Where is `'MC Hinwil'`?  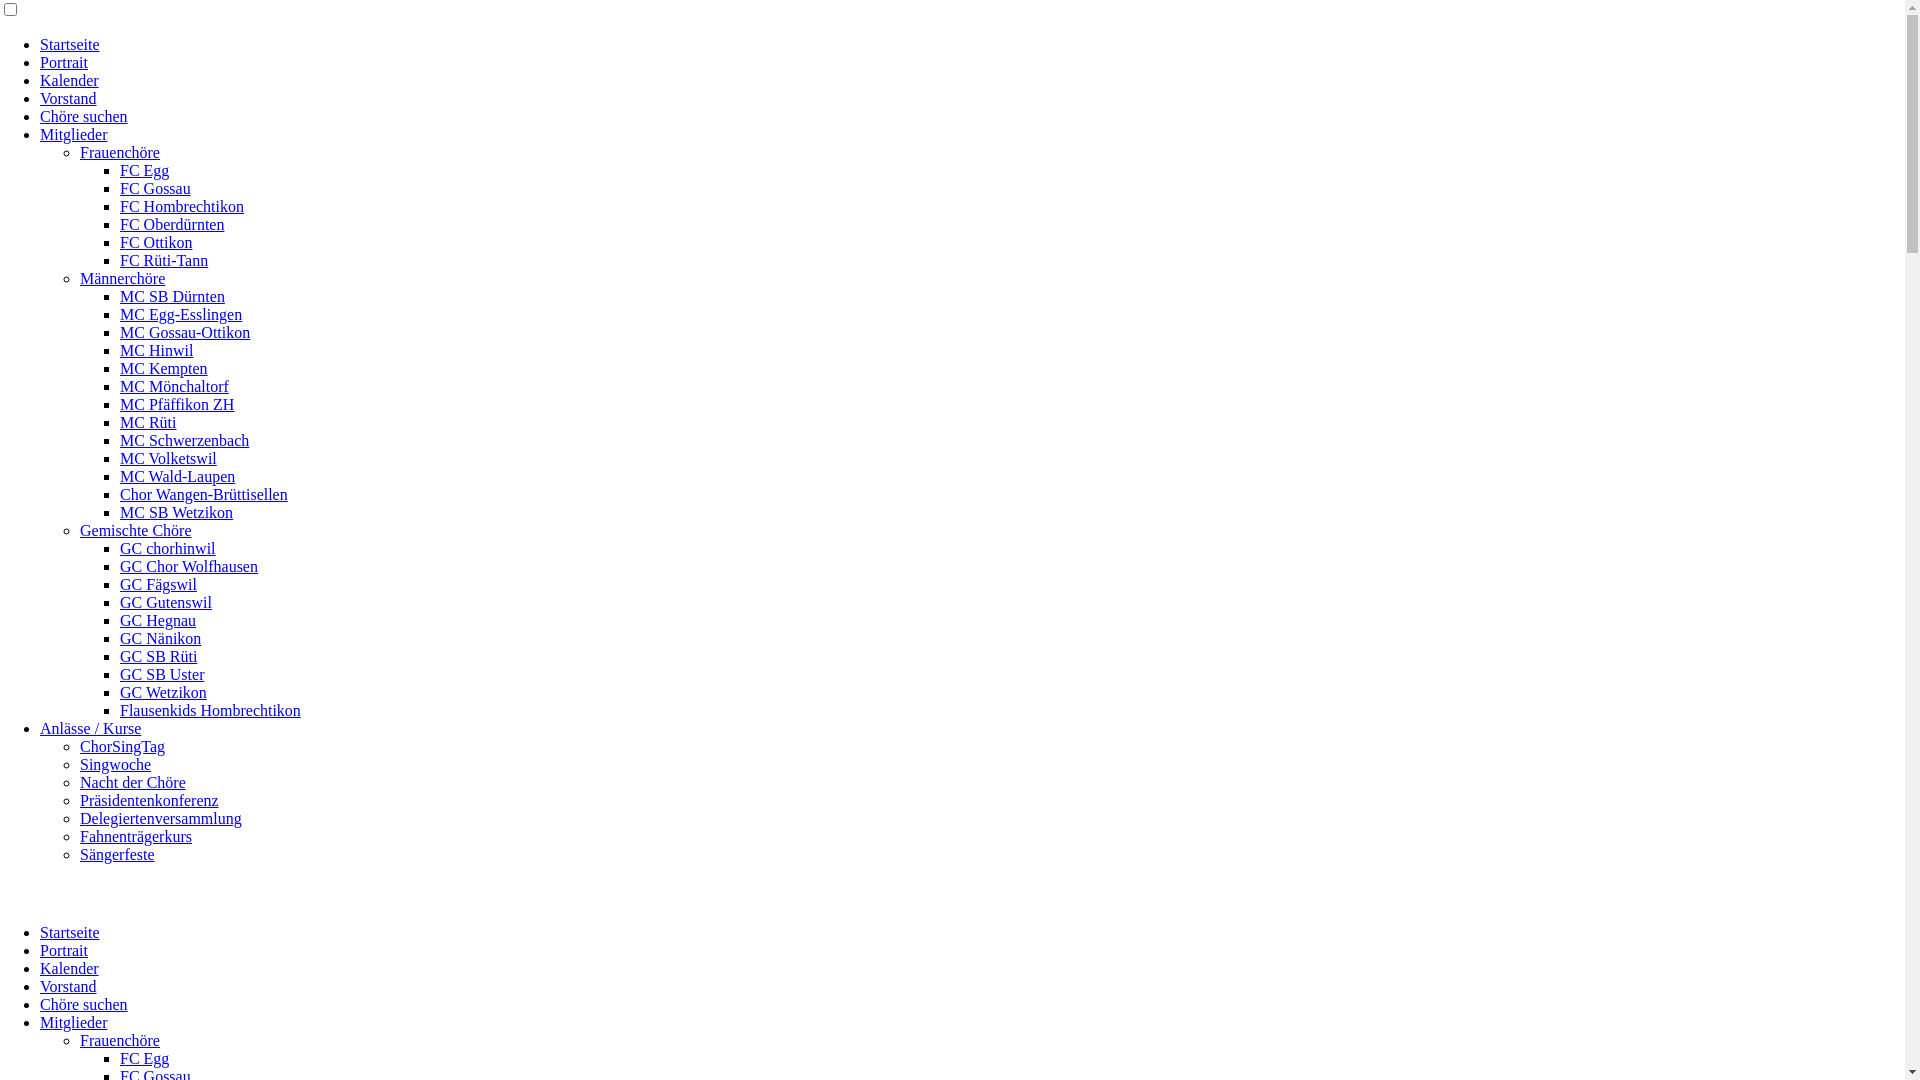
'MC Hinwil' is located at coordinates (155, 349).